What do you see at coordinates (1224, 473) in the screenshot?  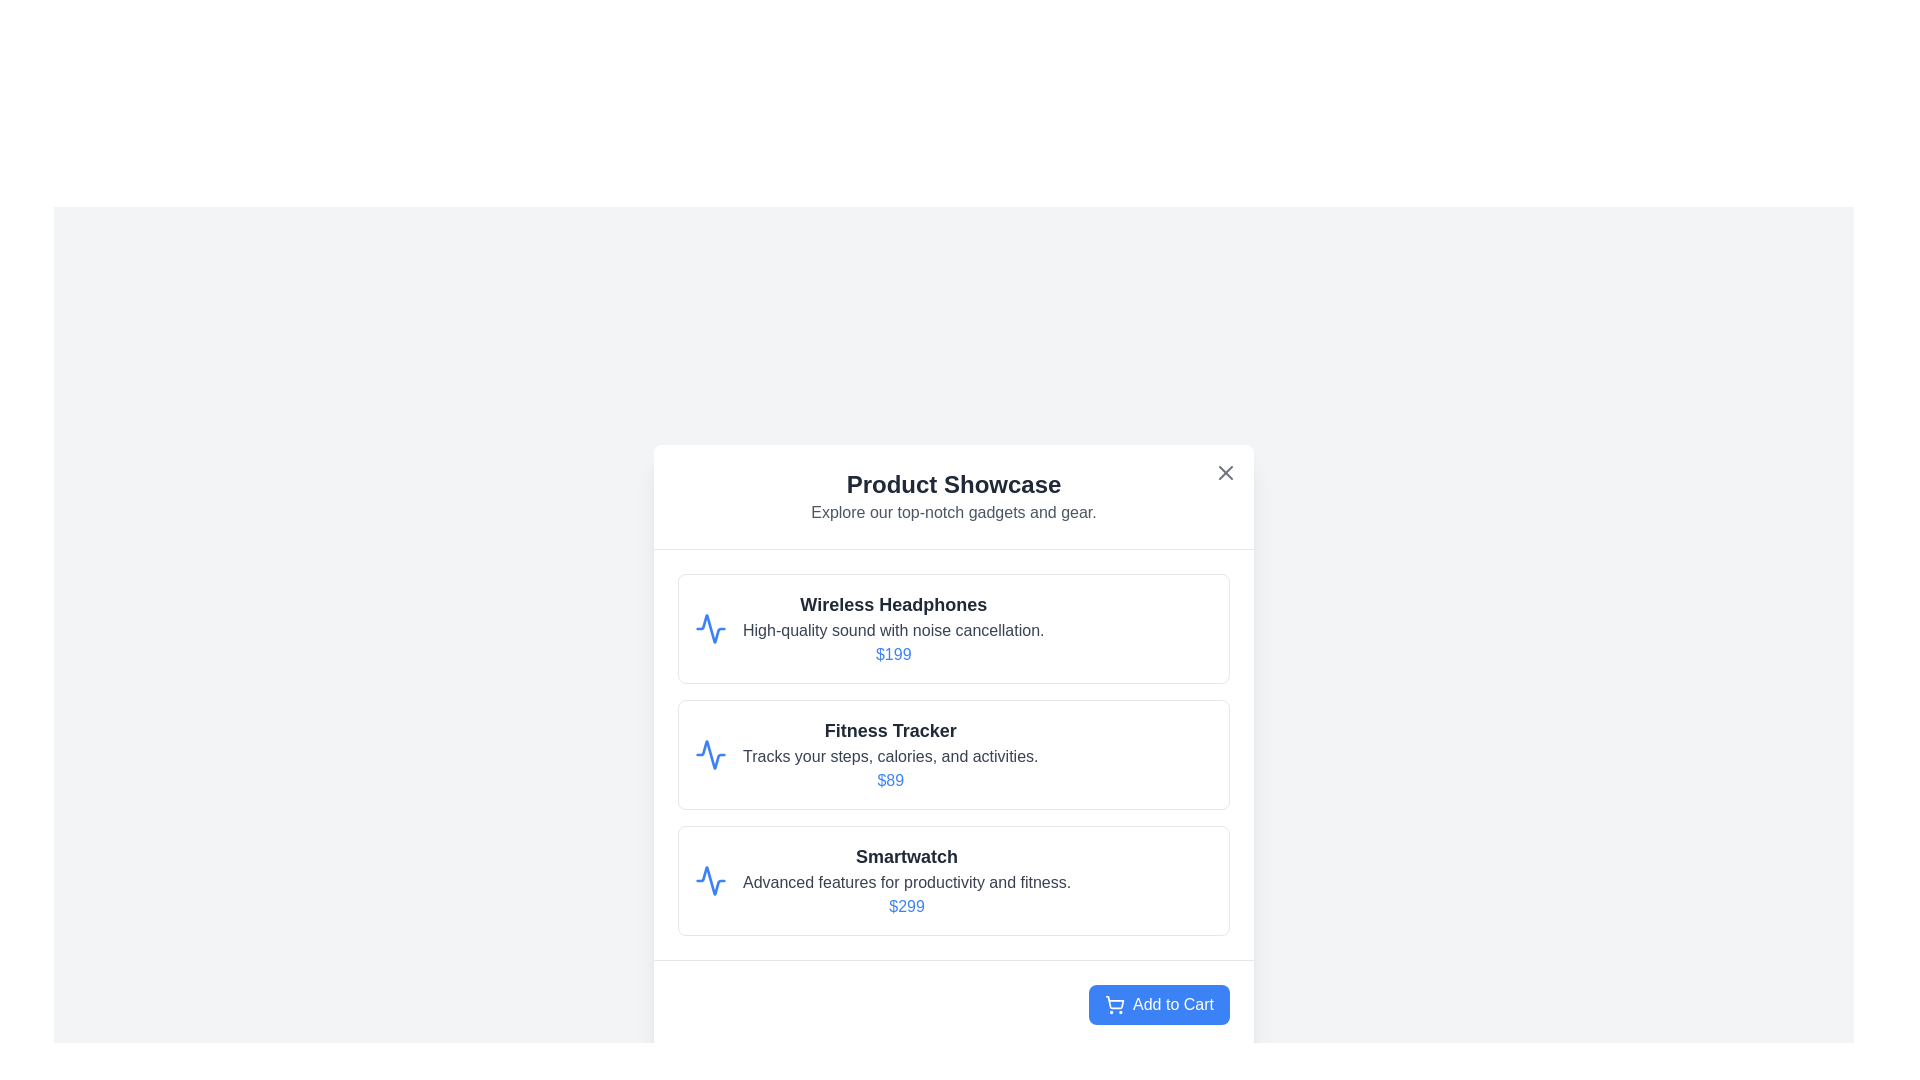 I see `the 'X' close button in the top-right corner of the modal` at bounding box center [1224, 473].